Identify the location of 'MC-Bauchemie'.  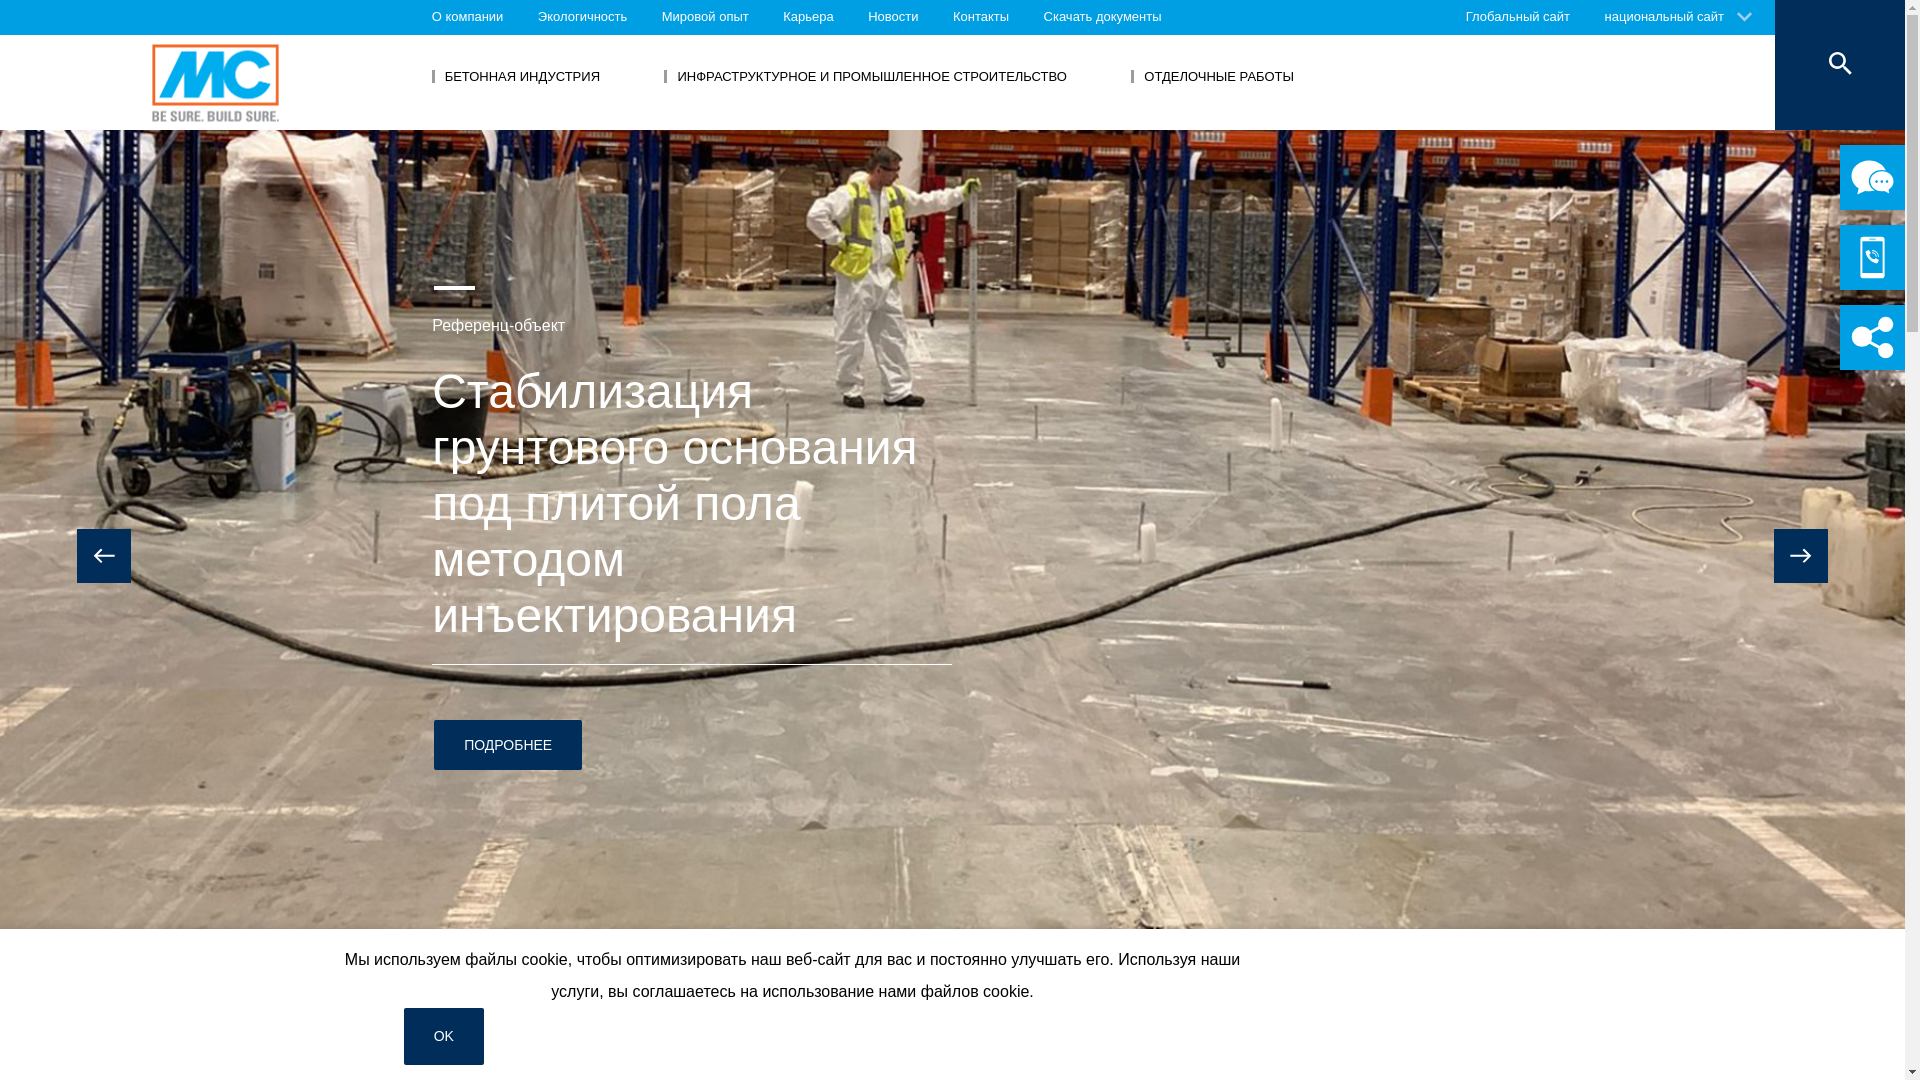
(215, 81).